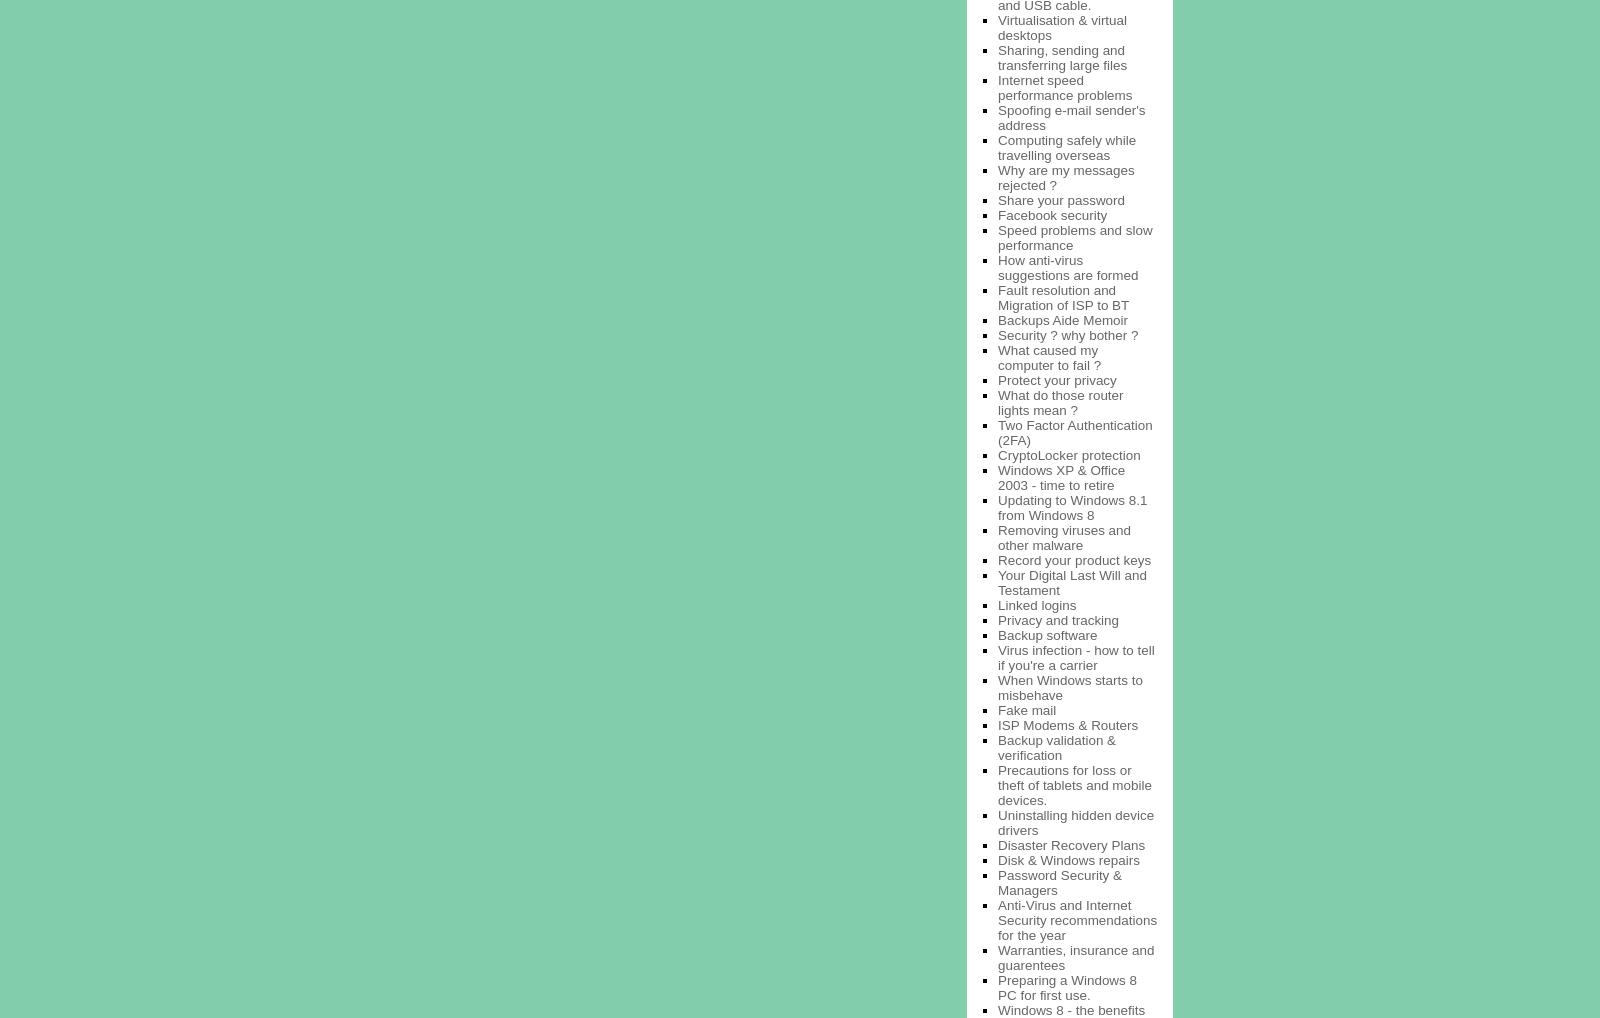 The width and height of the screenshot is (1600, 1018). I want to click on 'Anti-Virus and Internet Security recommendations for the year', so click(997, 918).